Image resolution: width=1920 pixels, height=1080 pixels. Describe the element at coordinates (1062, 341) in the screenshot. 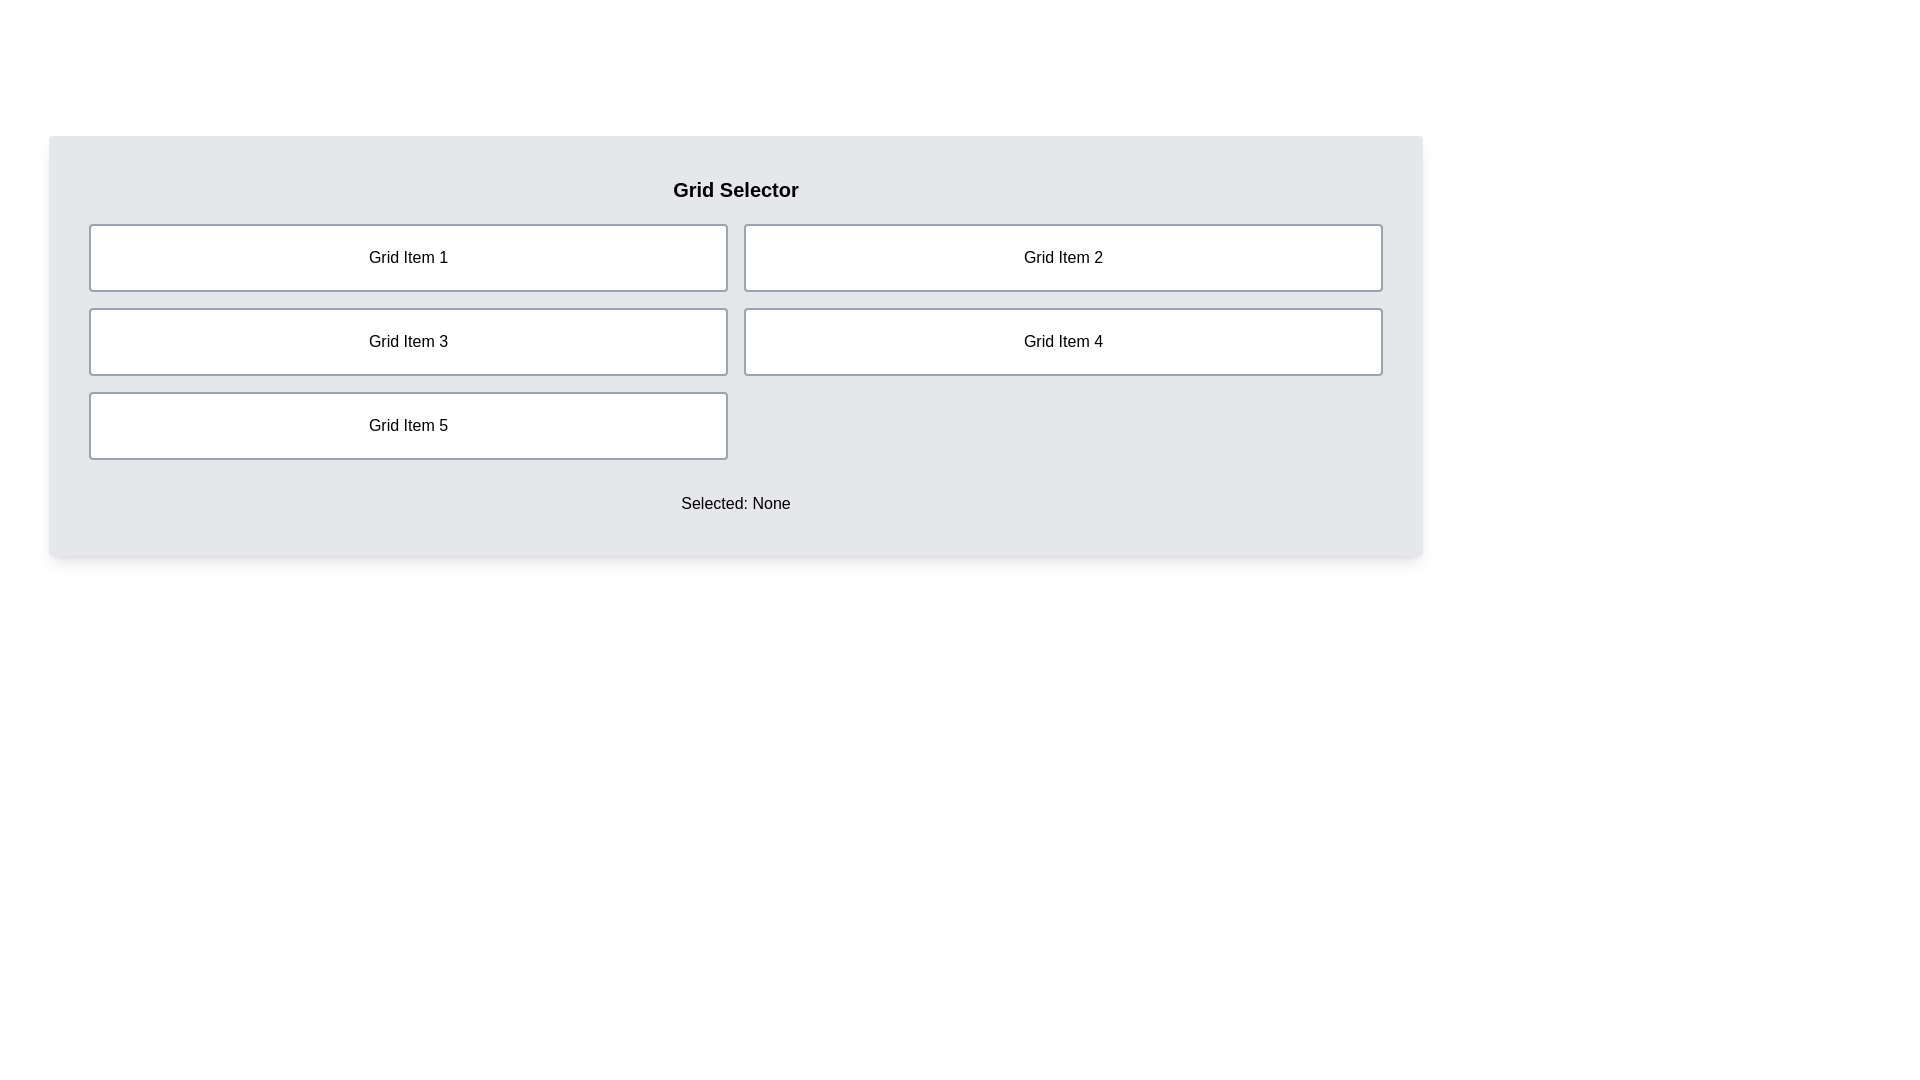

I see `the grid item labeled 'Grid Item 4' located in the bottom-right position of the grid within the 'Grid Selector' panel` at that location.